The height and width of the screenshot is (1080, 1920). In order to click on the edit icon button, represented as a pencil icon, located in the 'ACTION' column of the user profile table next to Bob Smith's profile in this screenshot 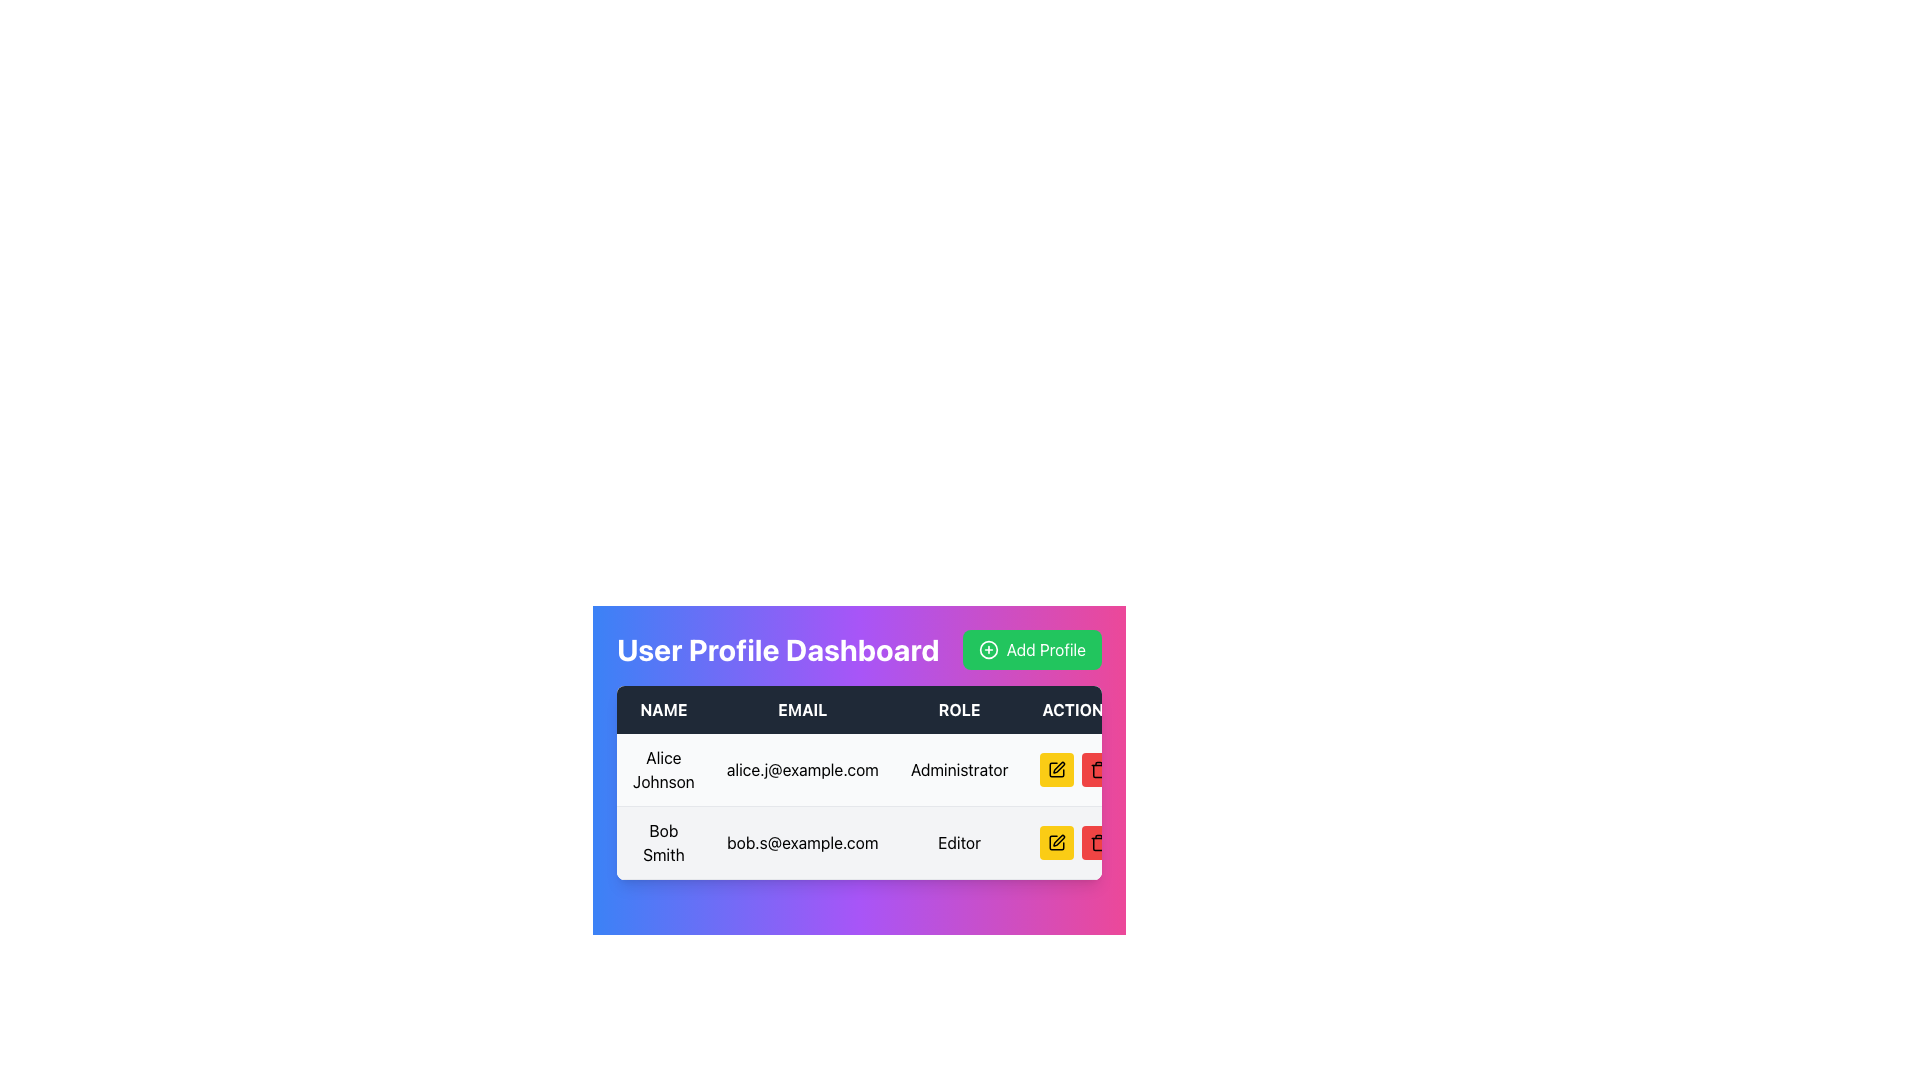, I will do `click(1056, 843)`.